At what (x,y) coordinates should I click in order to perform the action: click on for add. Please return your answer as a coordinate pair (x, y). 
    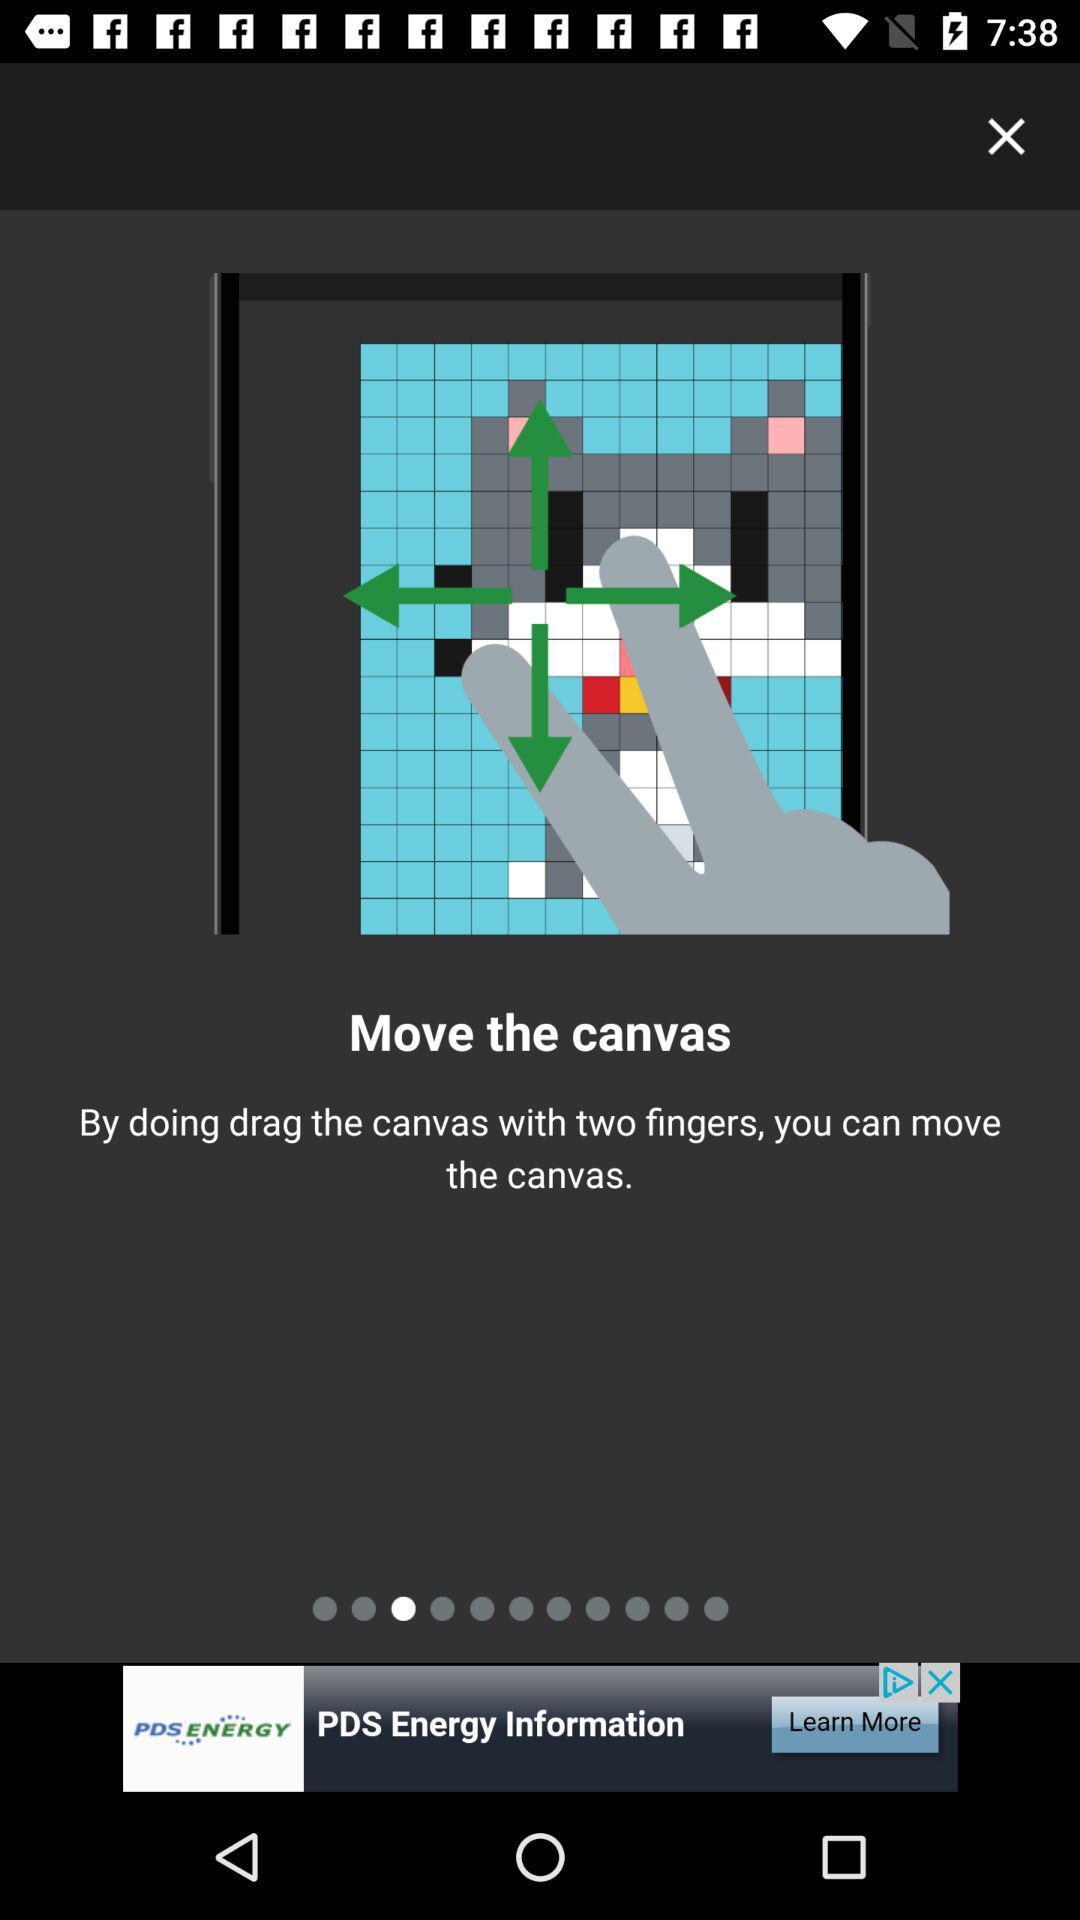
    Looking at the image, I should click on (540, 1727).